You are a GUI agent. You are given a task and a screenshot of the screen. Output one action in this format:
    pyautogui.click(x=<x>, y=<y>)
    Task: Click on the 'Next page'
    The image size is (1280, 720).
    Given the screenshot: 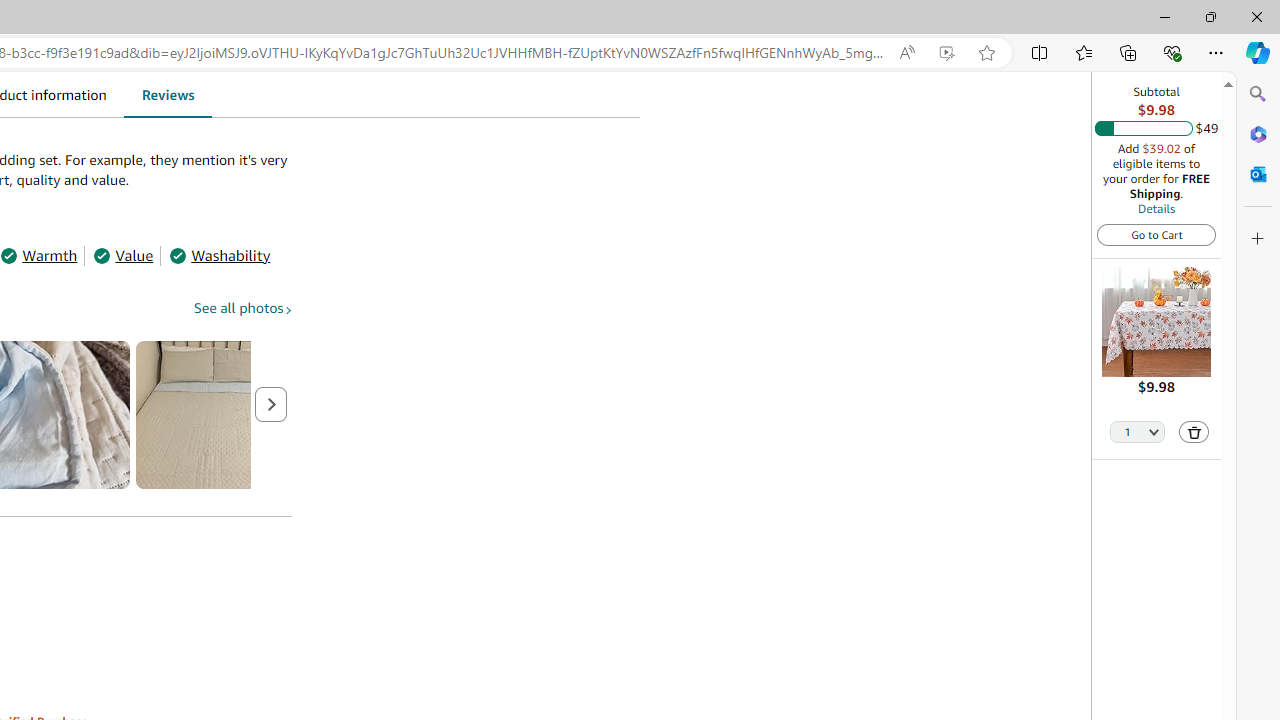 What is the action you would take?
    pyautogui.click(x=270, y=405)
    